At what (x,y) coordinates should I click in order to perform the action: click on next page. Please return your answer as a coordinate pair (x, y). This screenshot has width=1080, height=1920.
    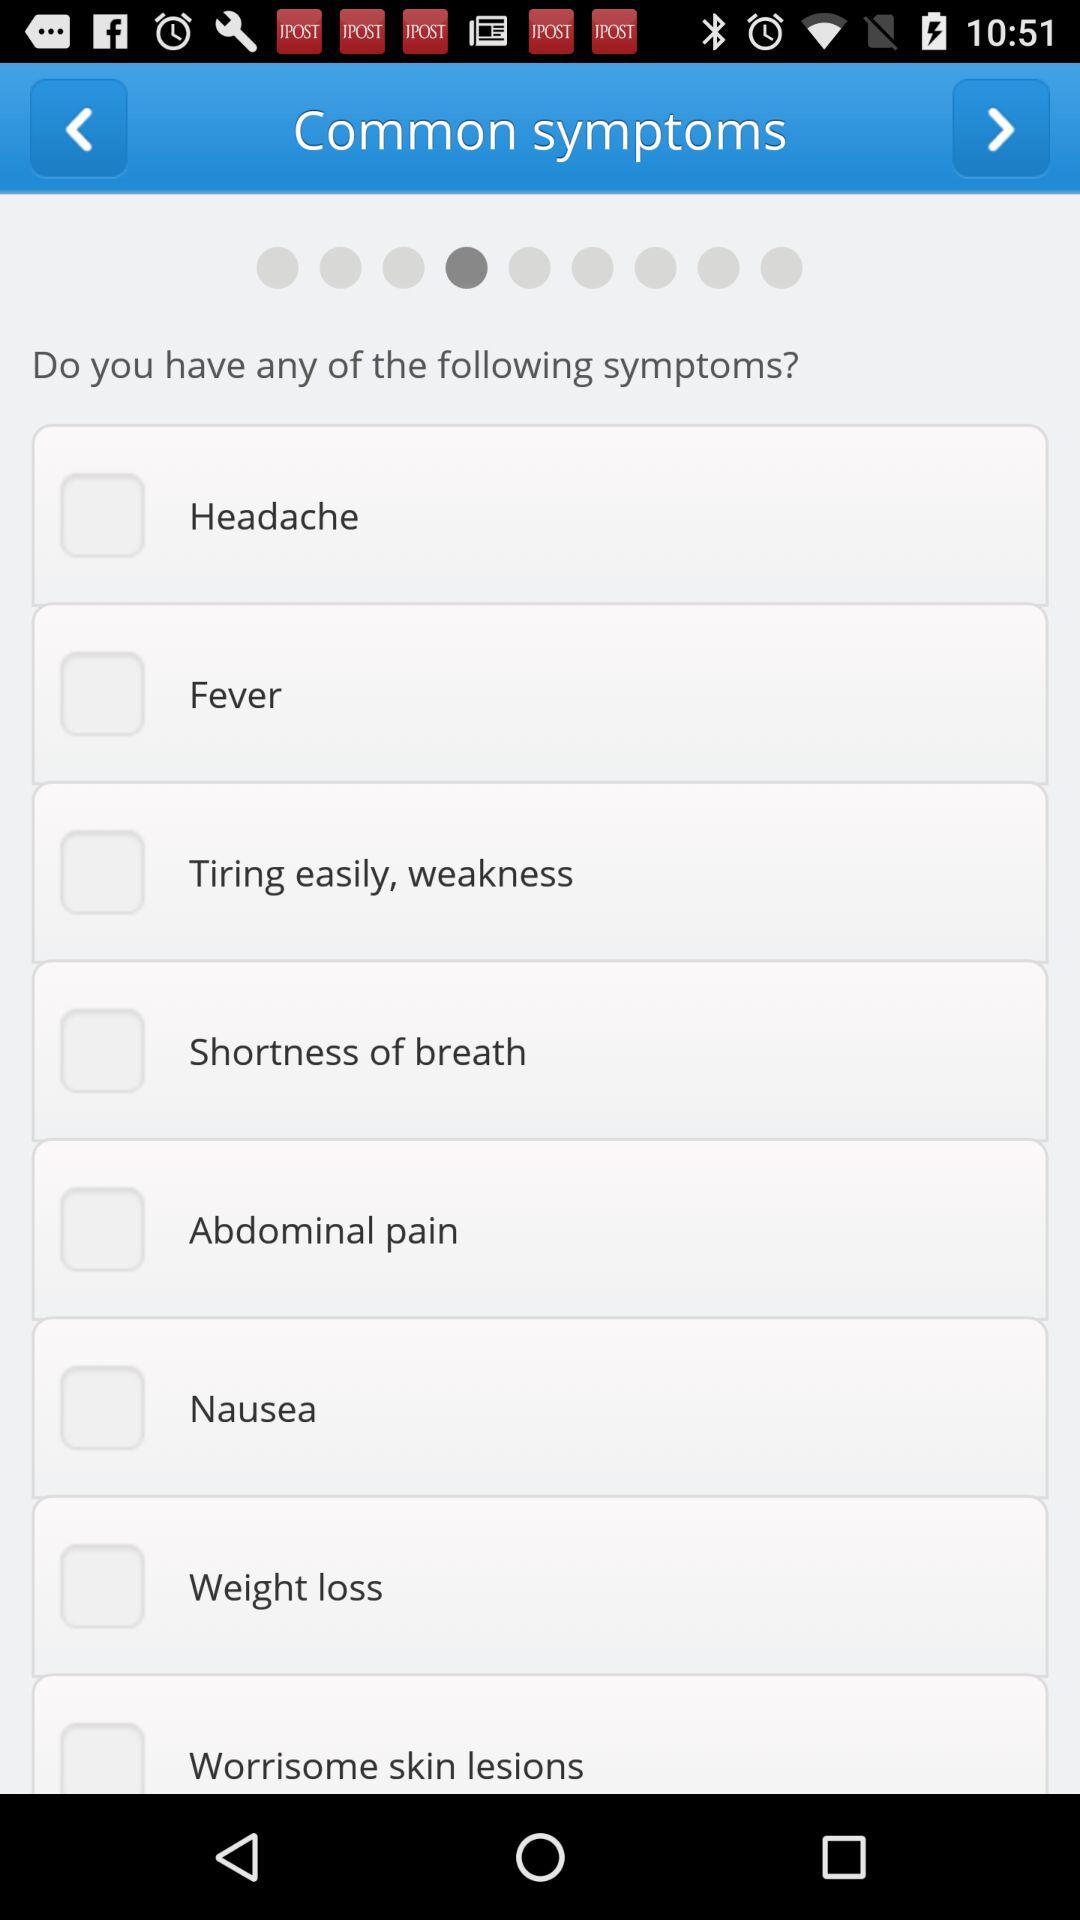
    Looking at the image, I should click on (1001, 127).